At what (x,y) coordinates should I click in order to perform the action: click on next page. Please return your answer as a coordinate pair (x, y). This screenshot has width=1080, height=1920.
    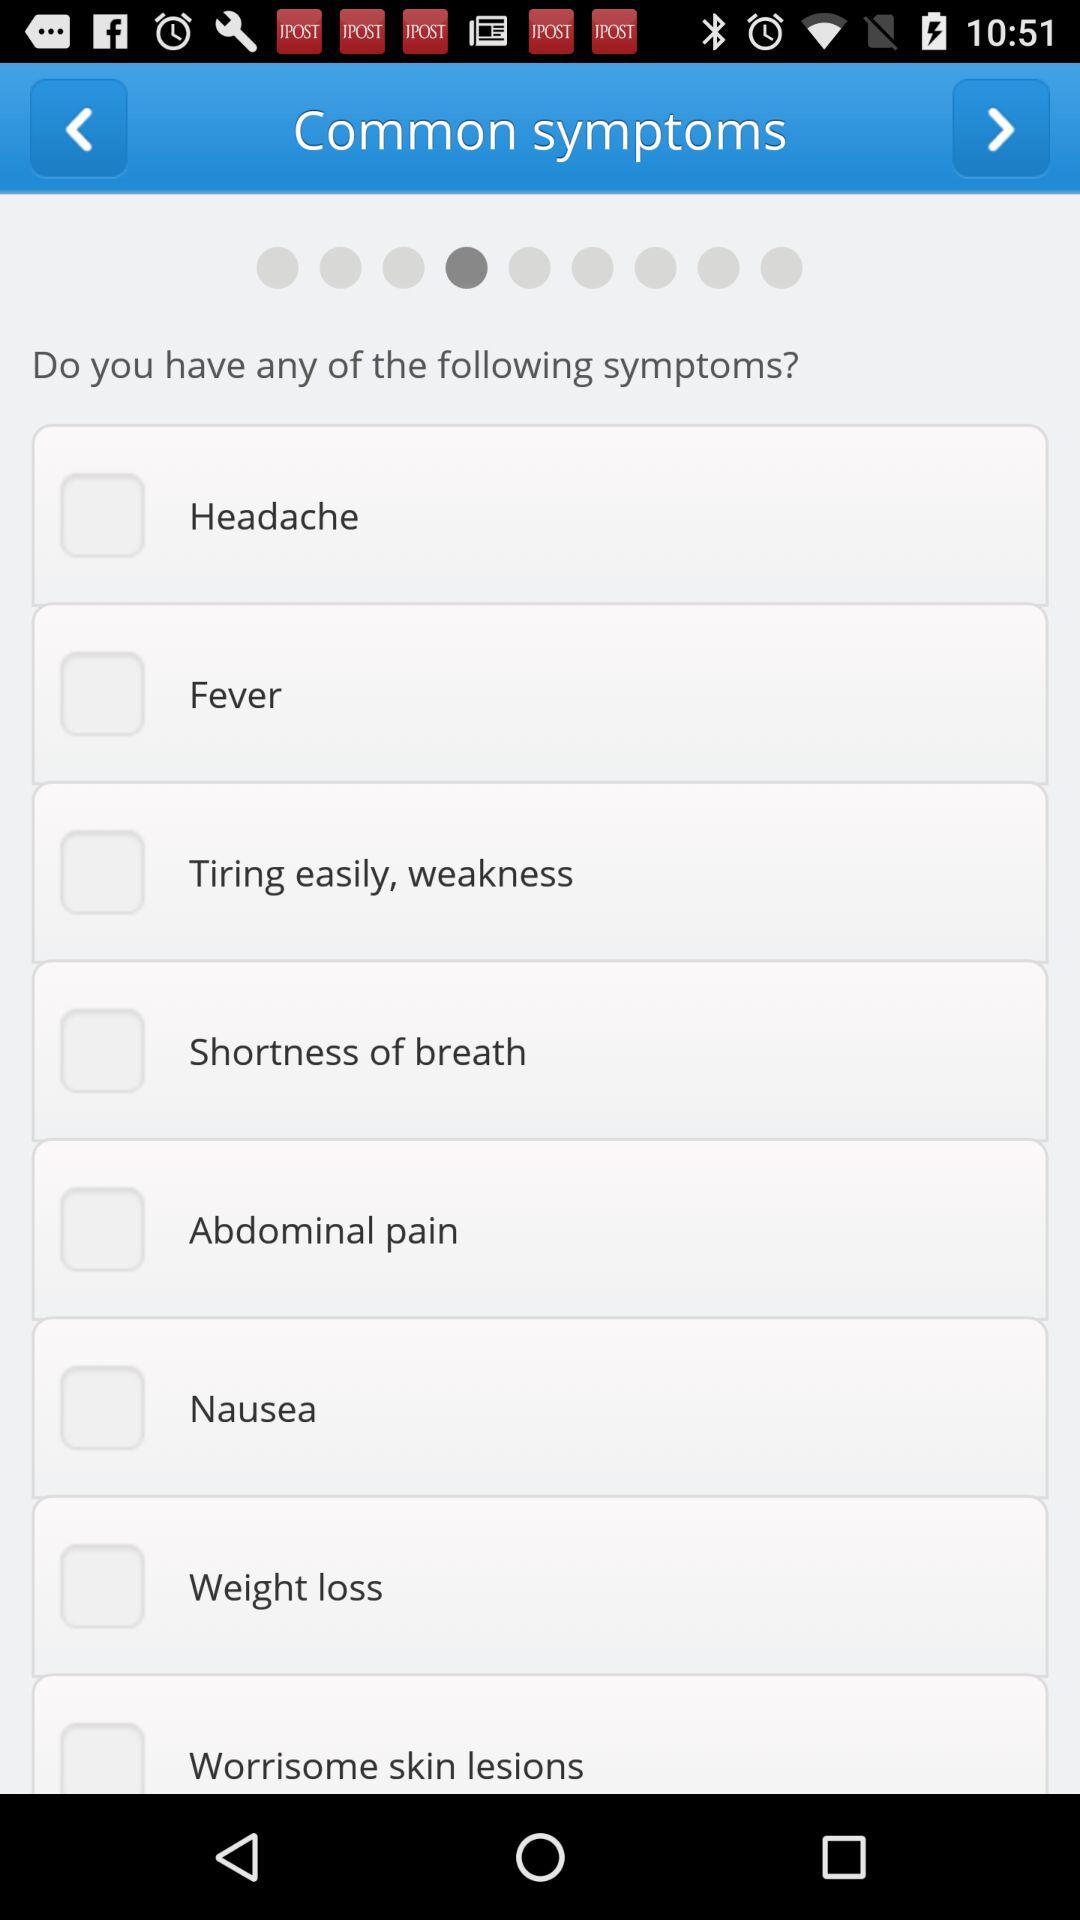
    Looking at the image, I should click on (1001, 127).